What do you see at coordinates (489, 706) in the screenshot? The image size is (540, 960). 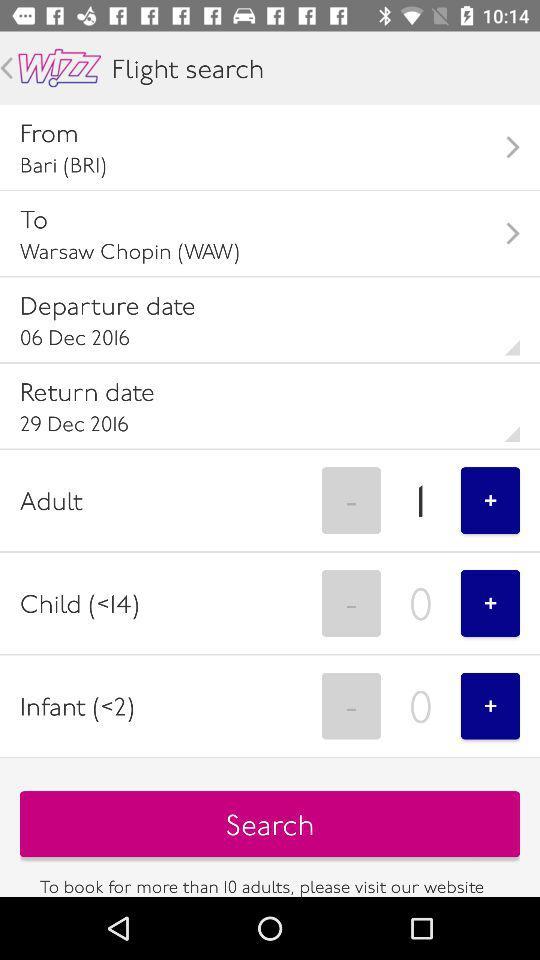 I see `+ icon` at bounding box center [489, 706].